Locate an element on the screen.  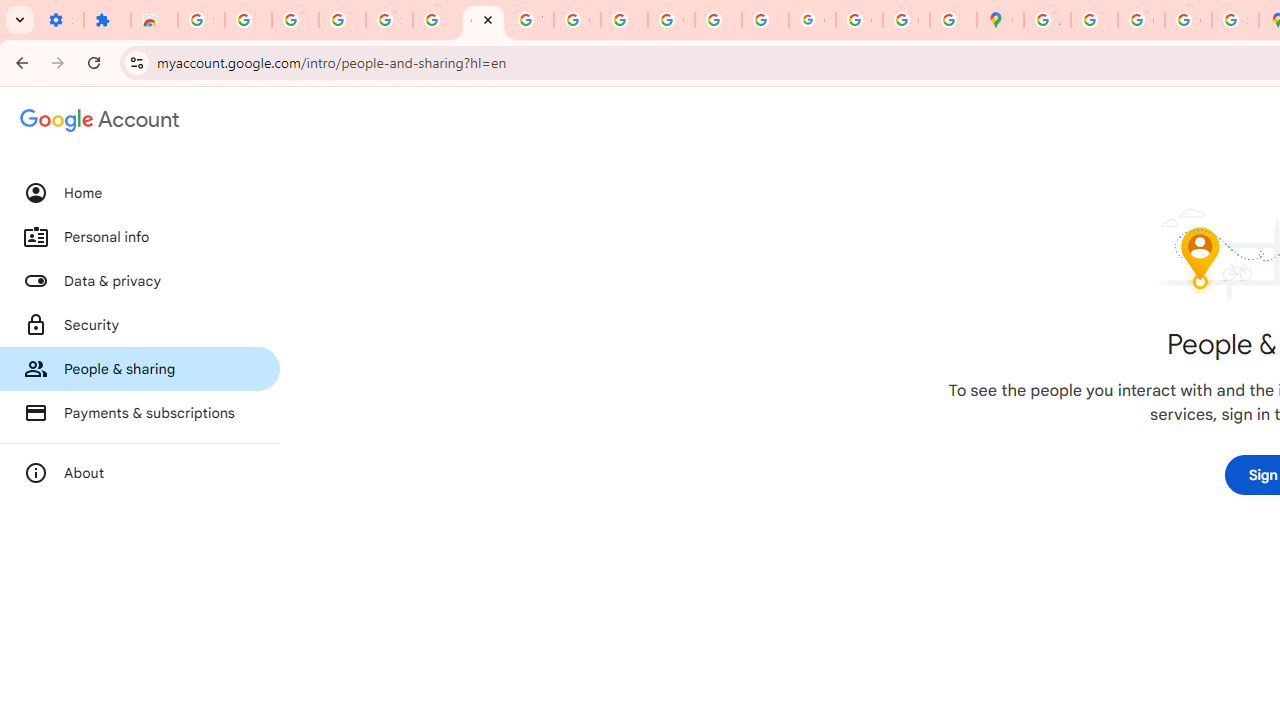
'Payments & subscriptions' is located at coordinates (139, 411).